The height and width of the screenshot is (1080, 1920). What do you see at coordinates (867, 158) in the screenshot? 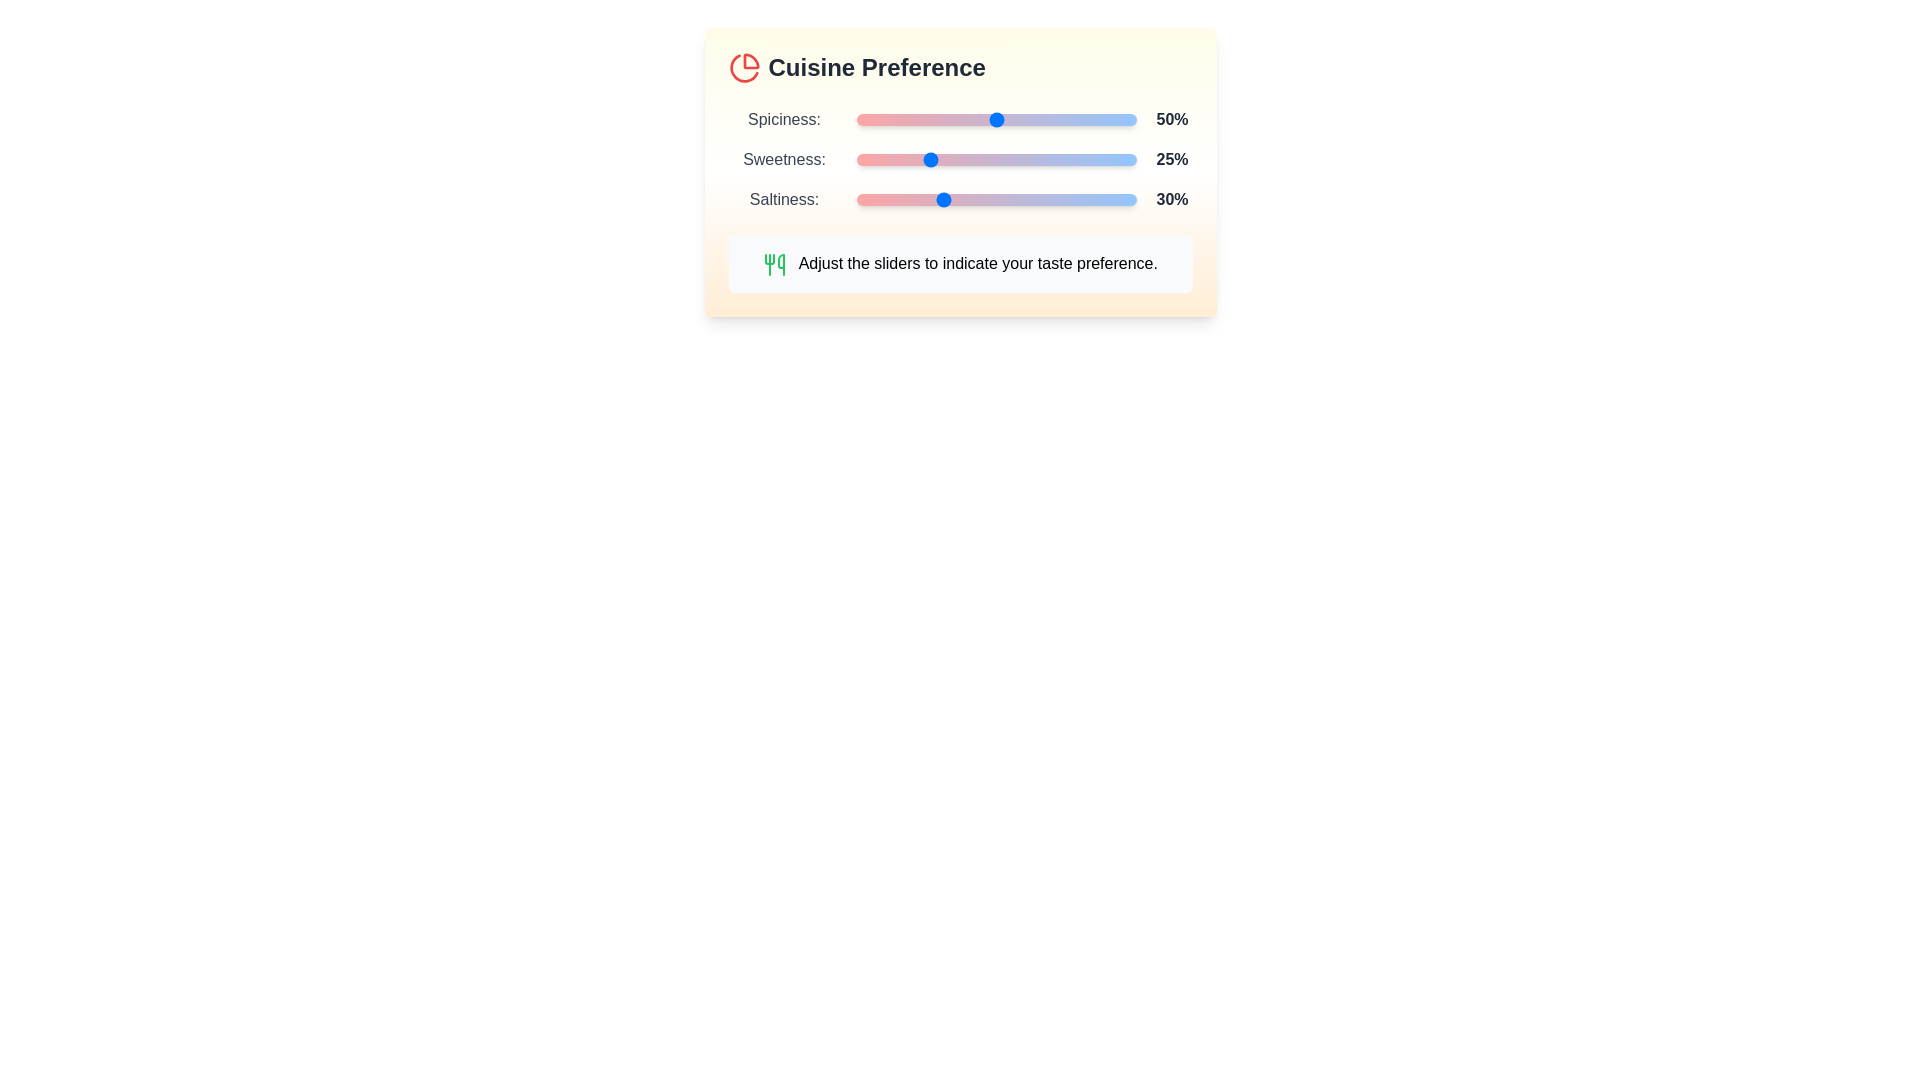
I see `the sweetness slider to 4%` at bounding box center [867, 158].